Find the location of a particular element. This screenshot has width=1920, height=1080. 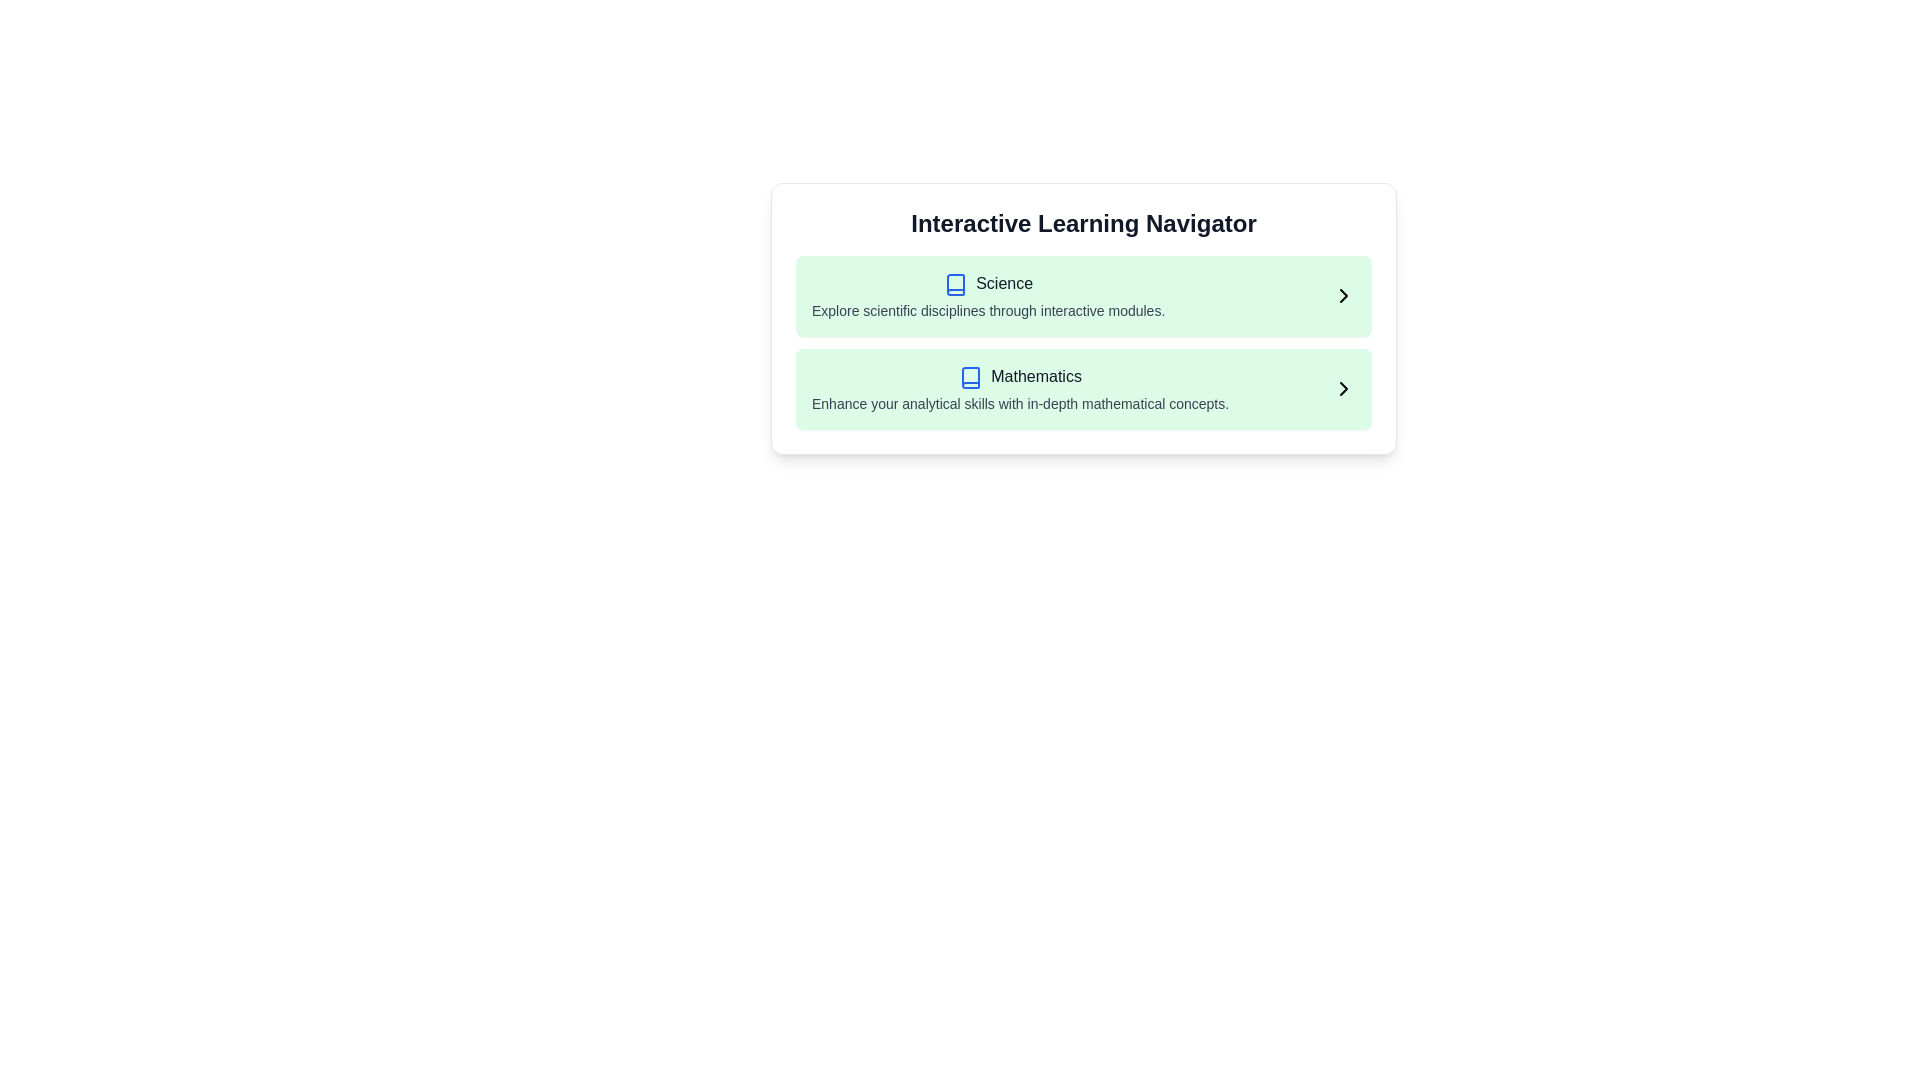

the label element that serves as the caption for the section describing scientific disciplines, positioned centrally in the light green background area above the description: 'Explore scientific disciplines through interactive modules.' is located at coordinates (1004, 283).